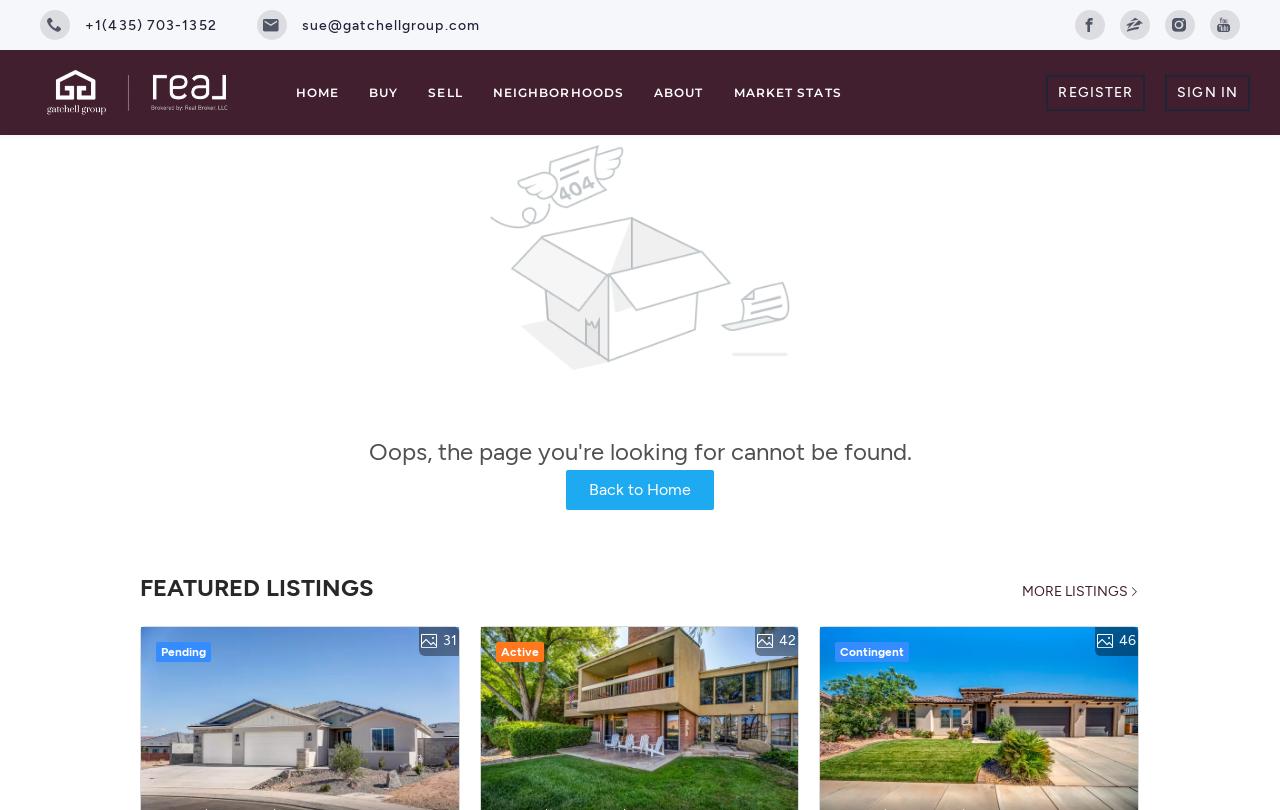 This screenshot has width=1280, height=810. What do you see at coordinates (383, 91) in the screenshot?
I see `'Buy'` at bounding box center [383, 91].